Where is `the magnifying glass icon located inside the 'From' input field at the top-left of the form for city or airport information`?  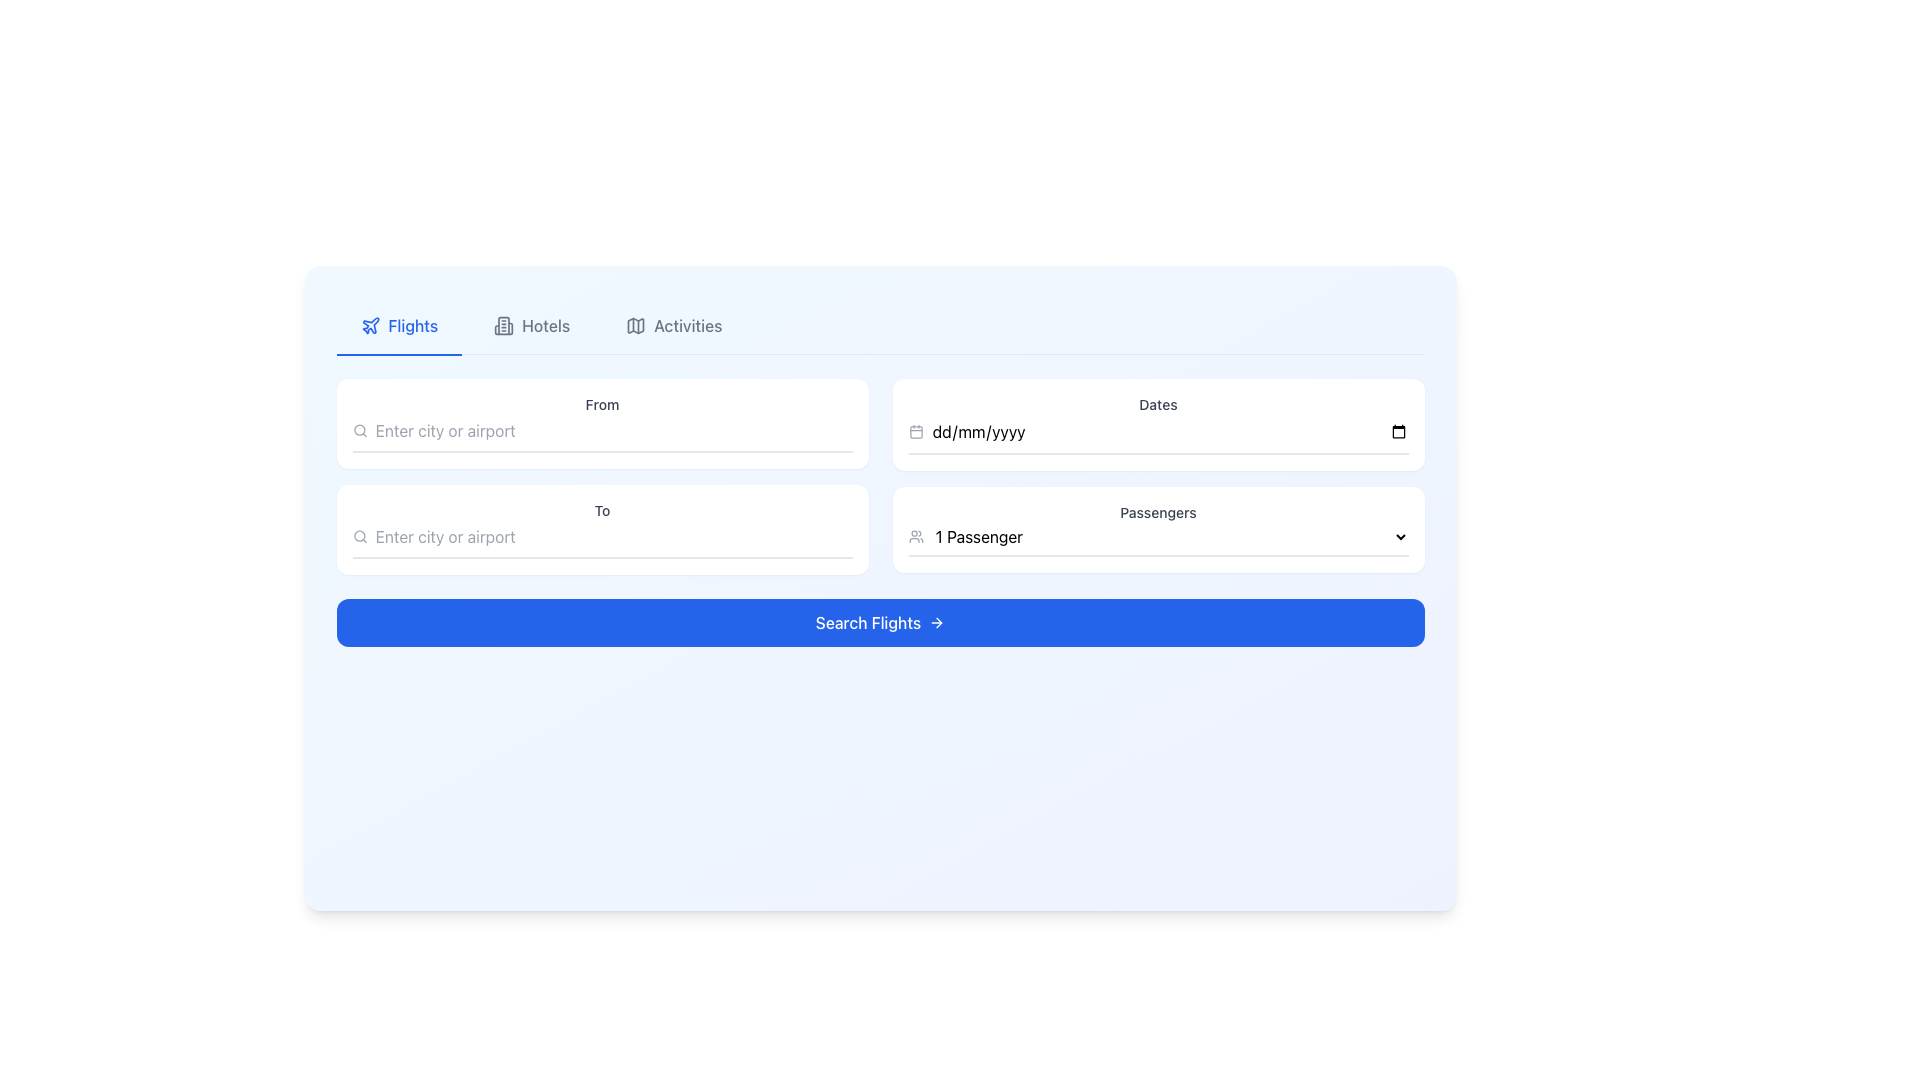
the magnifying glass icon located inside the 'From' input field at the top-left of the form for city or airport information is located at coordinates (360, 430).